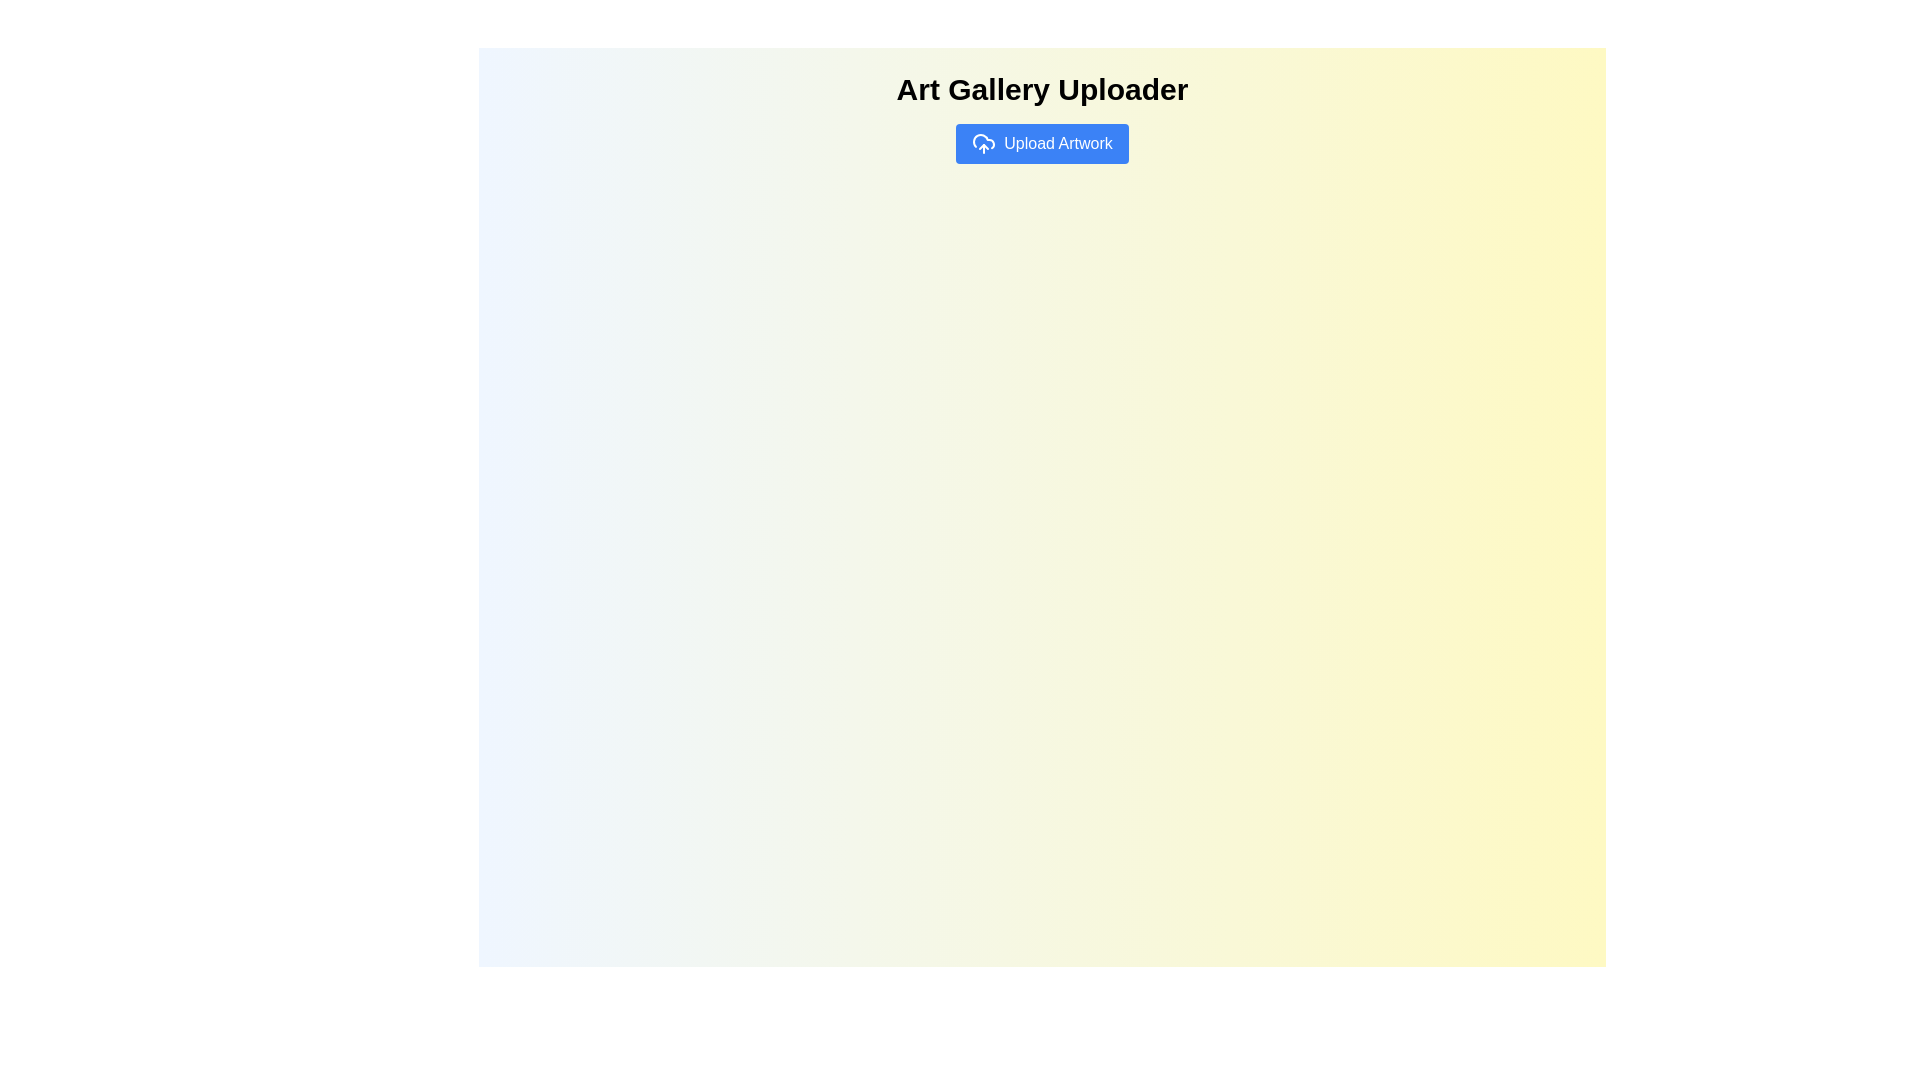  Describe the element at coordinates (1041, 88) in the screenshot. I see `the prominently displayed header text 'Art Gallery Uploader' which is located at the top-center of the interface layout, using a bold and large font style against a gradient background` at that location.